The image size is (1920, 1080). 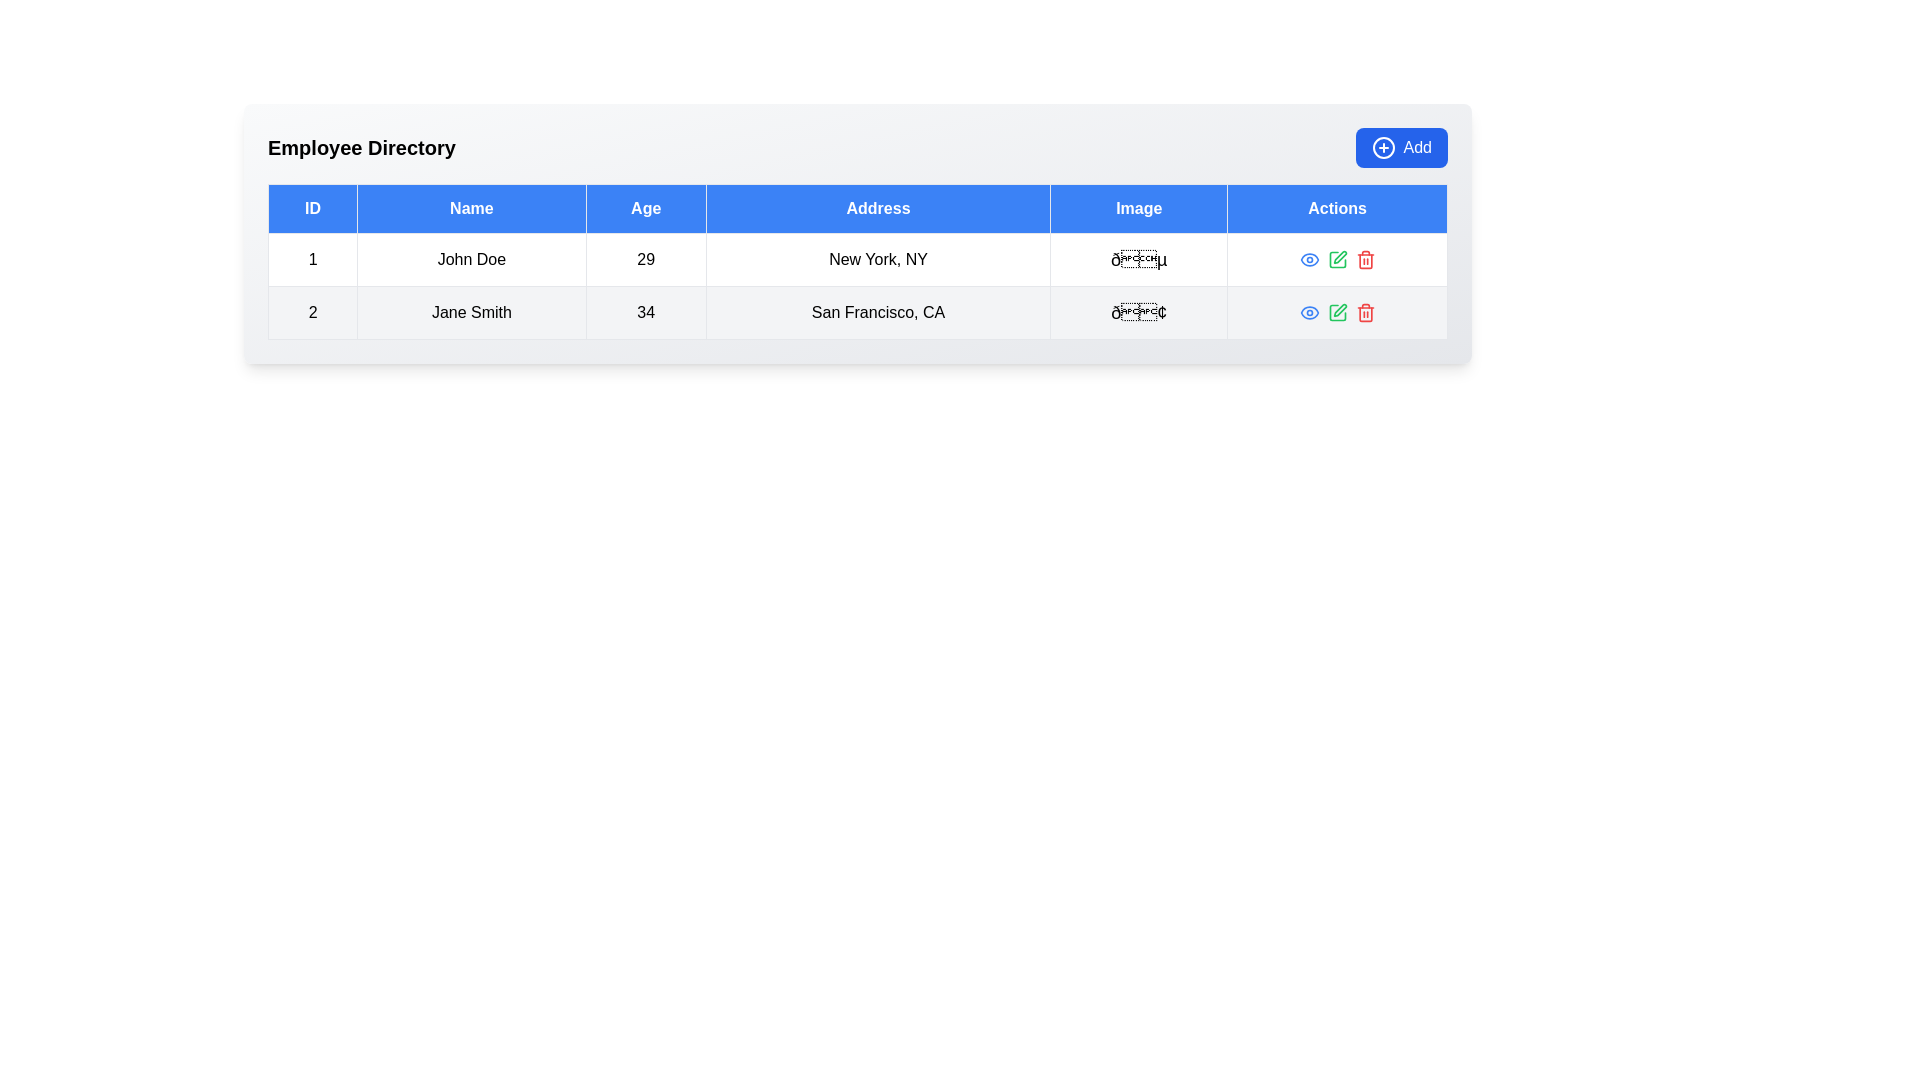 What do you see at coordinates (1337, 258) in the screenshot?
I see `the green pen icon in the Actions column of the second row to initiate the edit functionality` at bounding box center [1337, 258].